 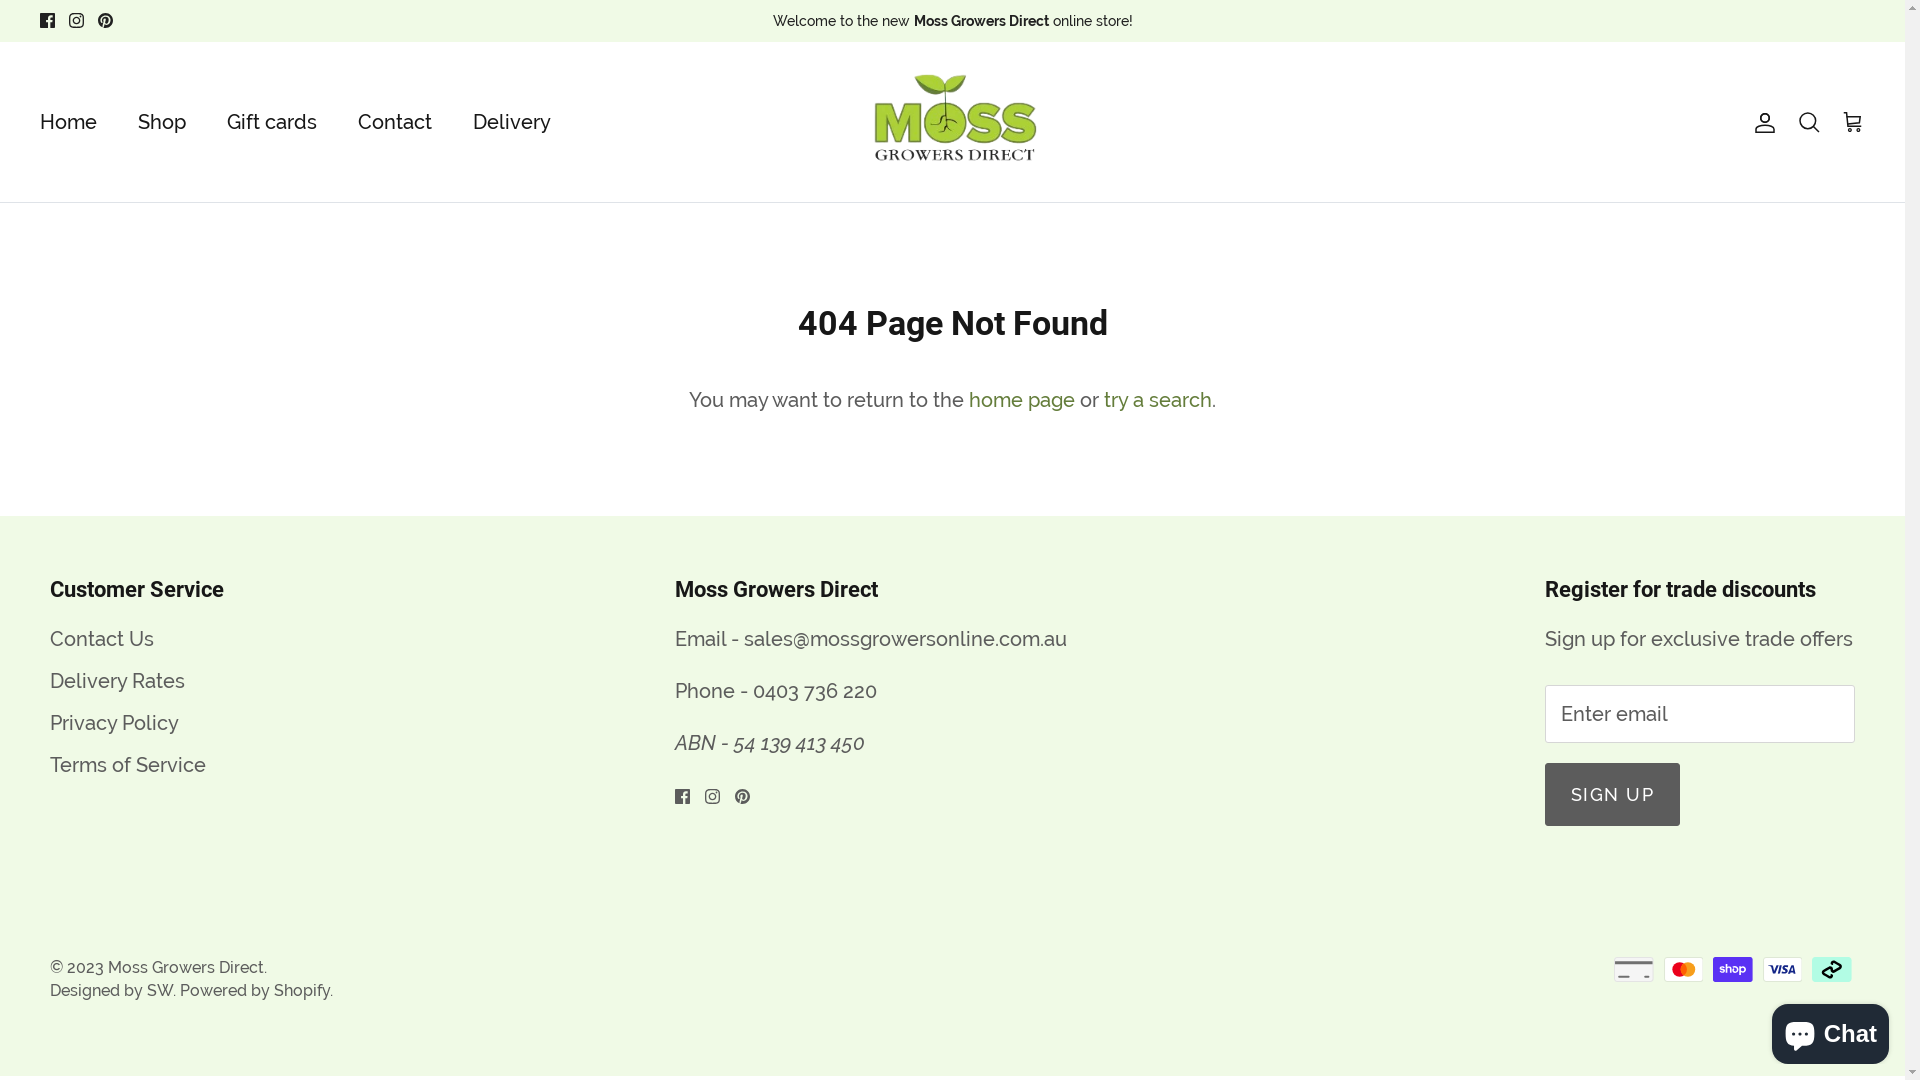 I want to click on 'Search', so click(x=1809, y=122).